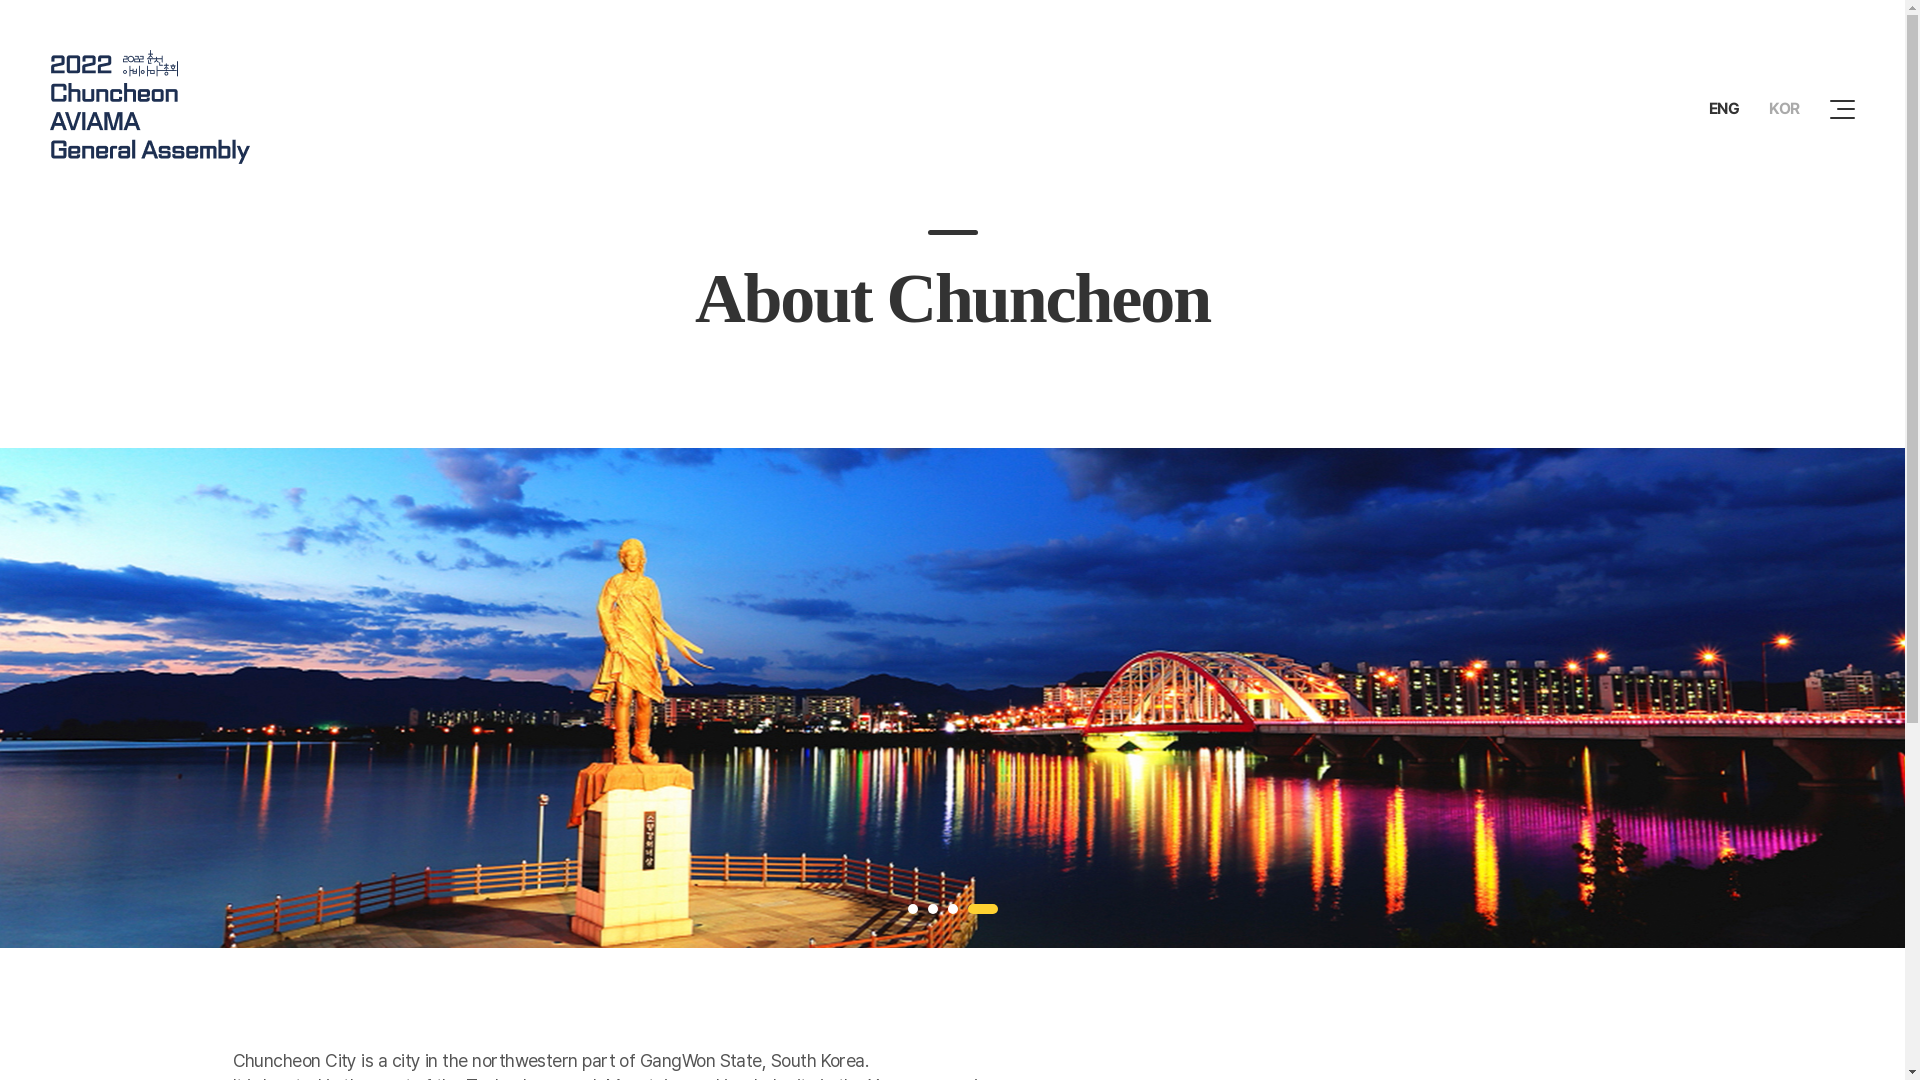  Describe the element at coordinates (1723, 108) in the screenshot. I see `'ENG'` at that location.